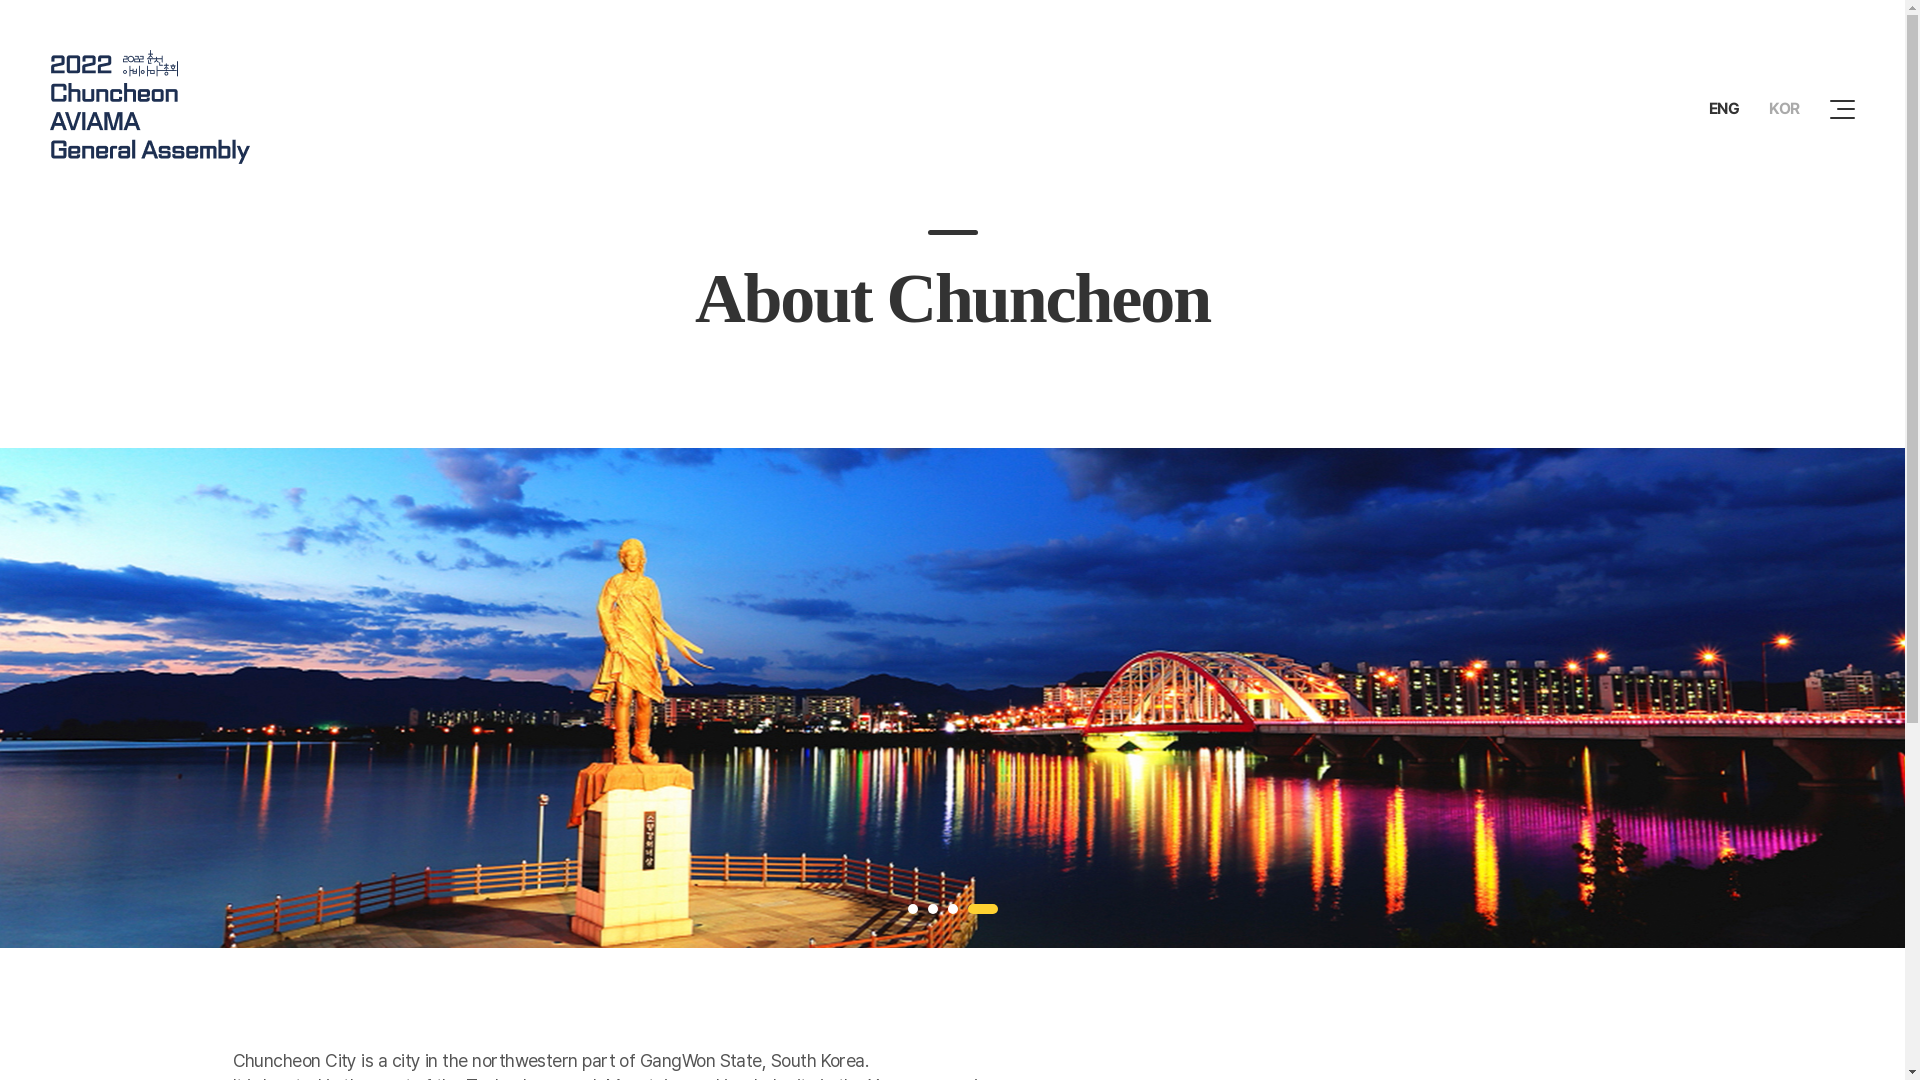  Describe the element at coordinates (1723, 108) in the screenshot. I see `'ENG'` at that location.